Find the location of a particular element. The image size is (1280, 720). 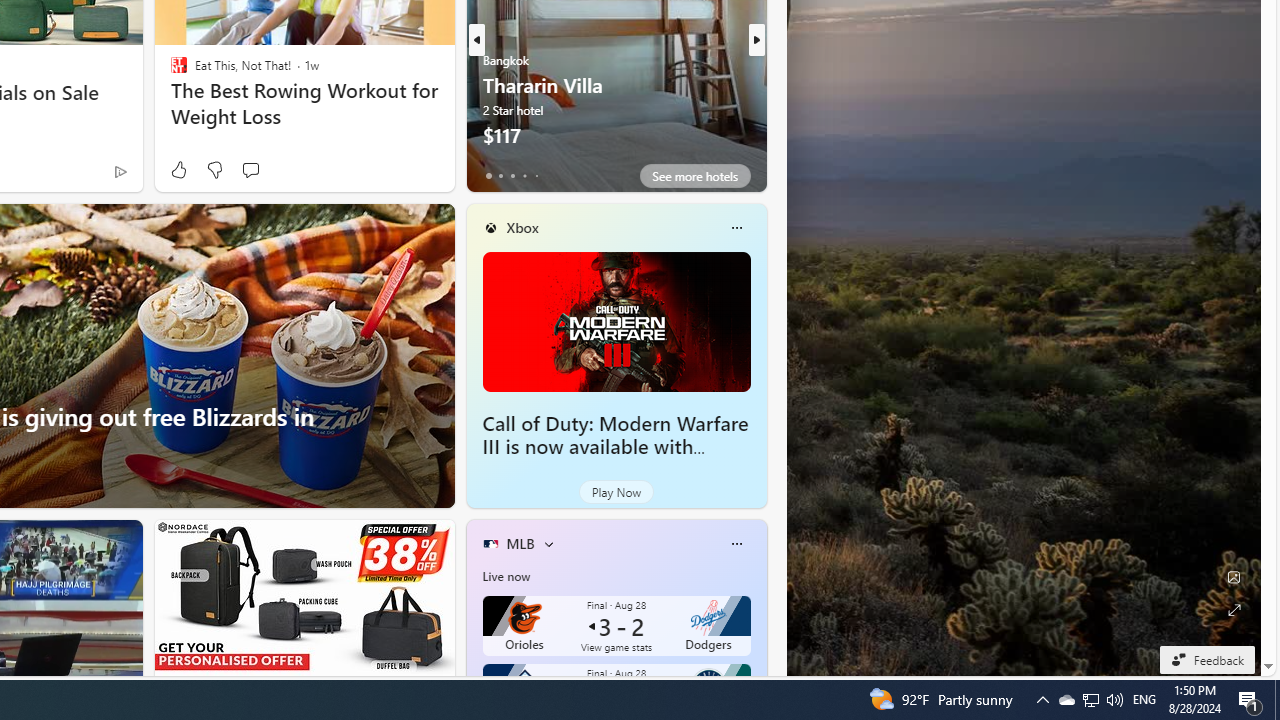

'Start the conversation' is located at coordinates (249, 168).